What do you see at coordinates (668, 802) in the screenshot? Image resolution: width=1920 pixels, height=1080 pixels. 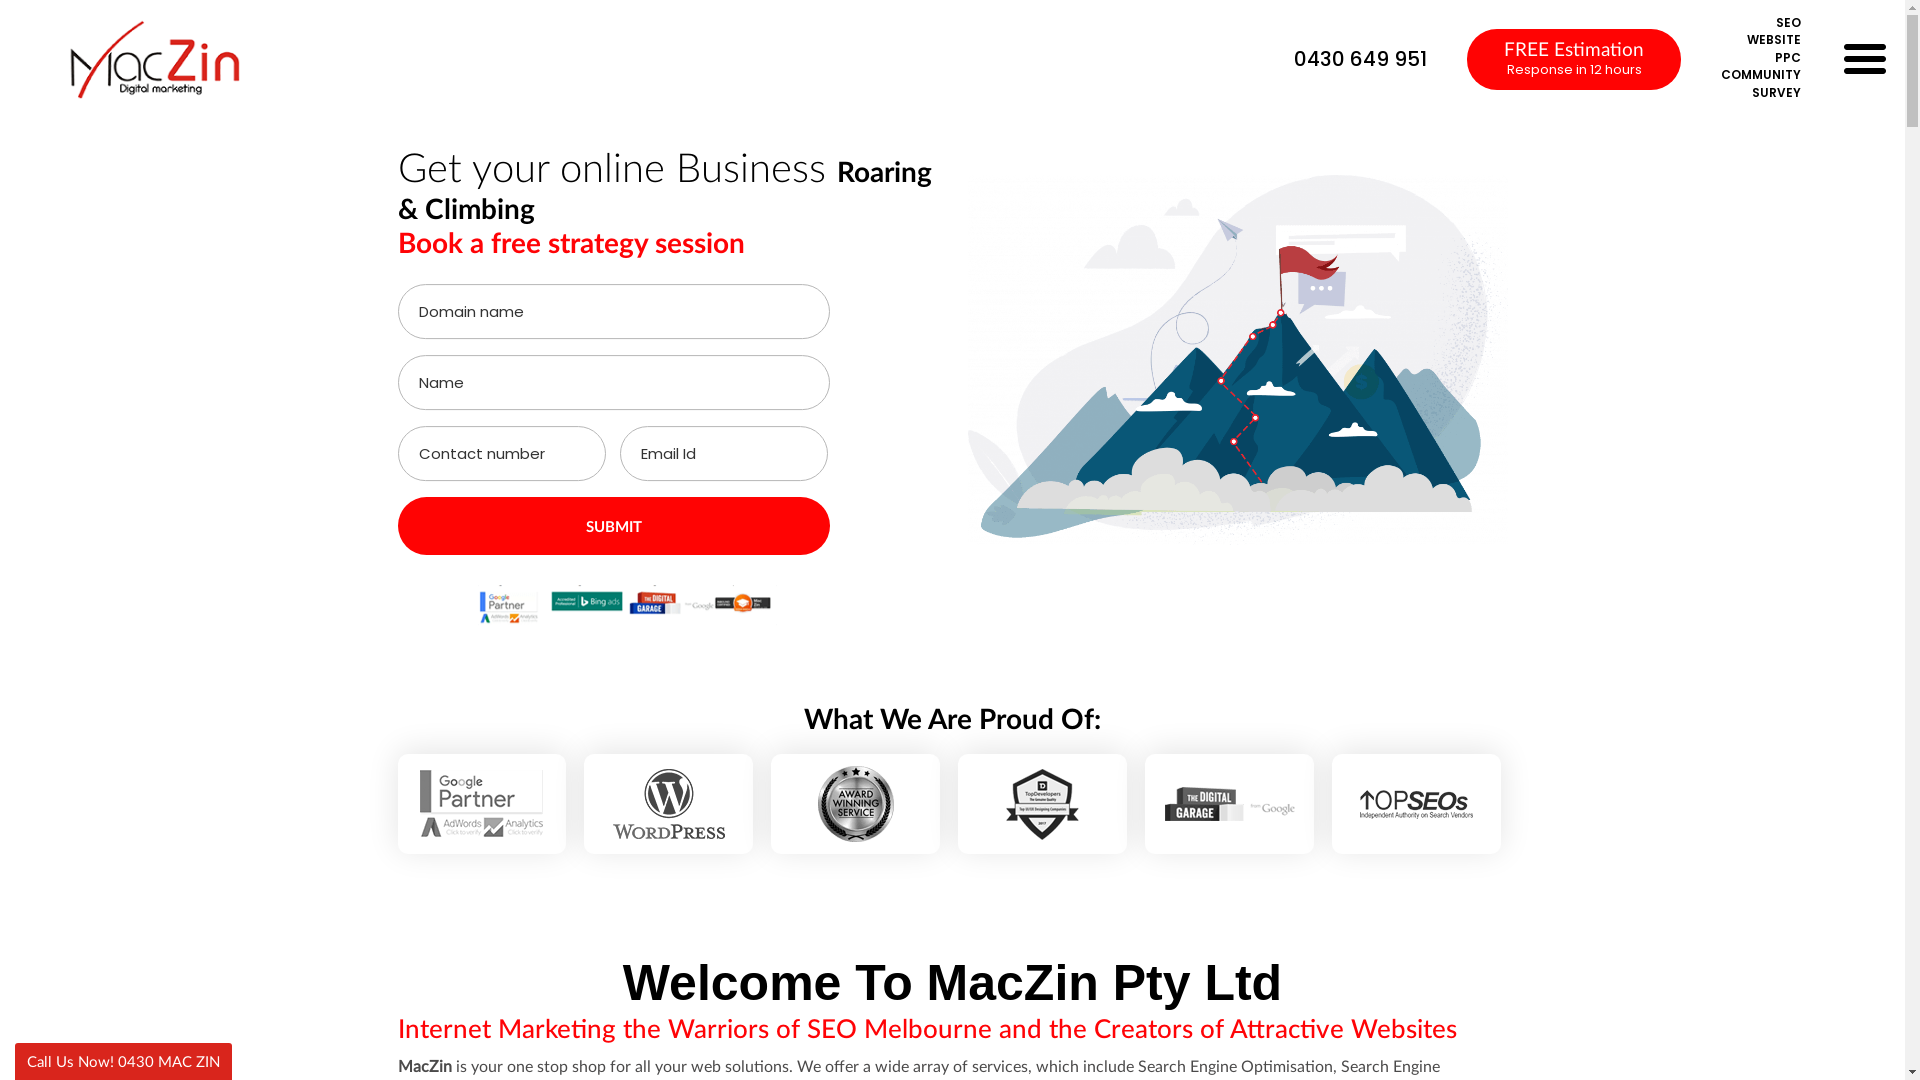 I see `'WordPress'` at bounding box center [668, 802].